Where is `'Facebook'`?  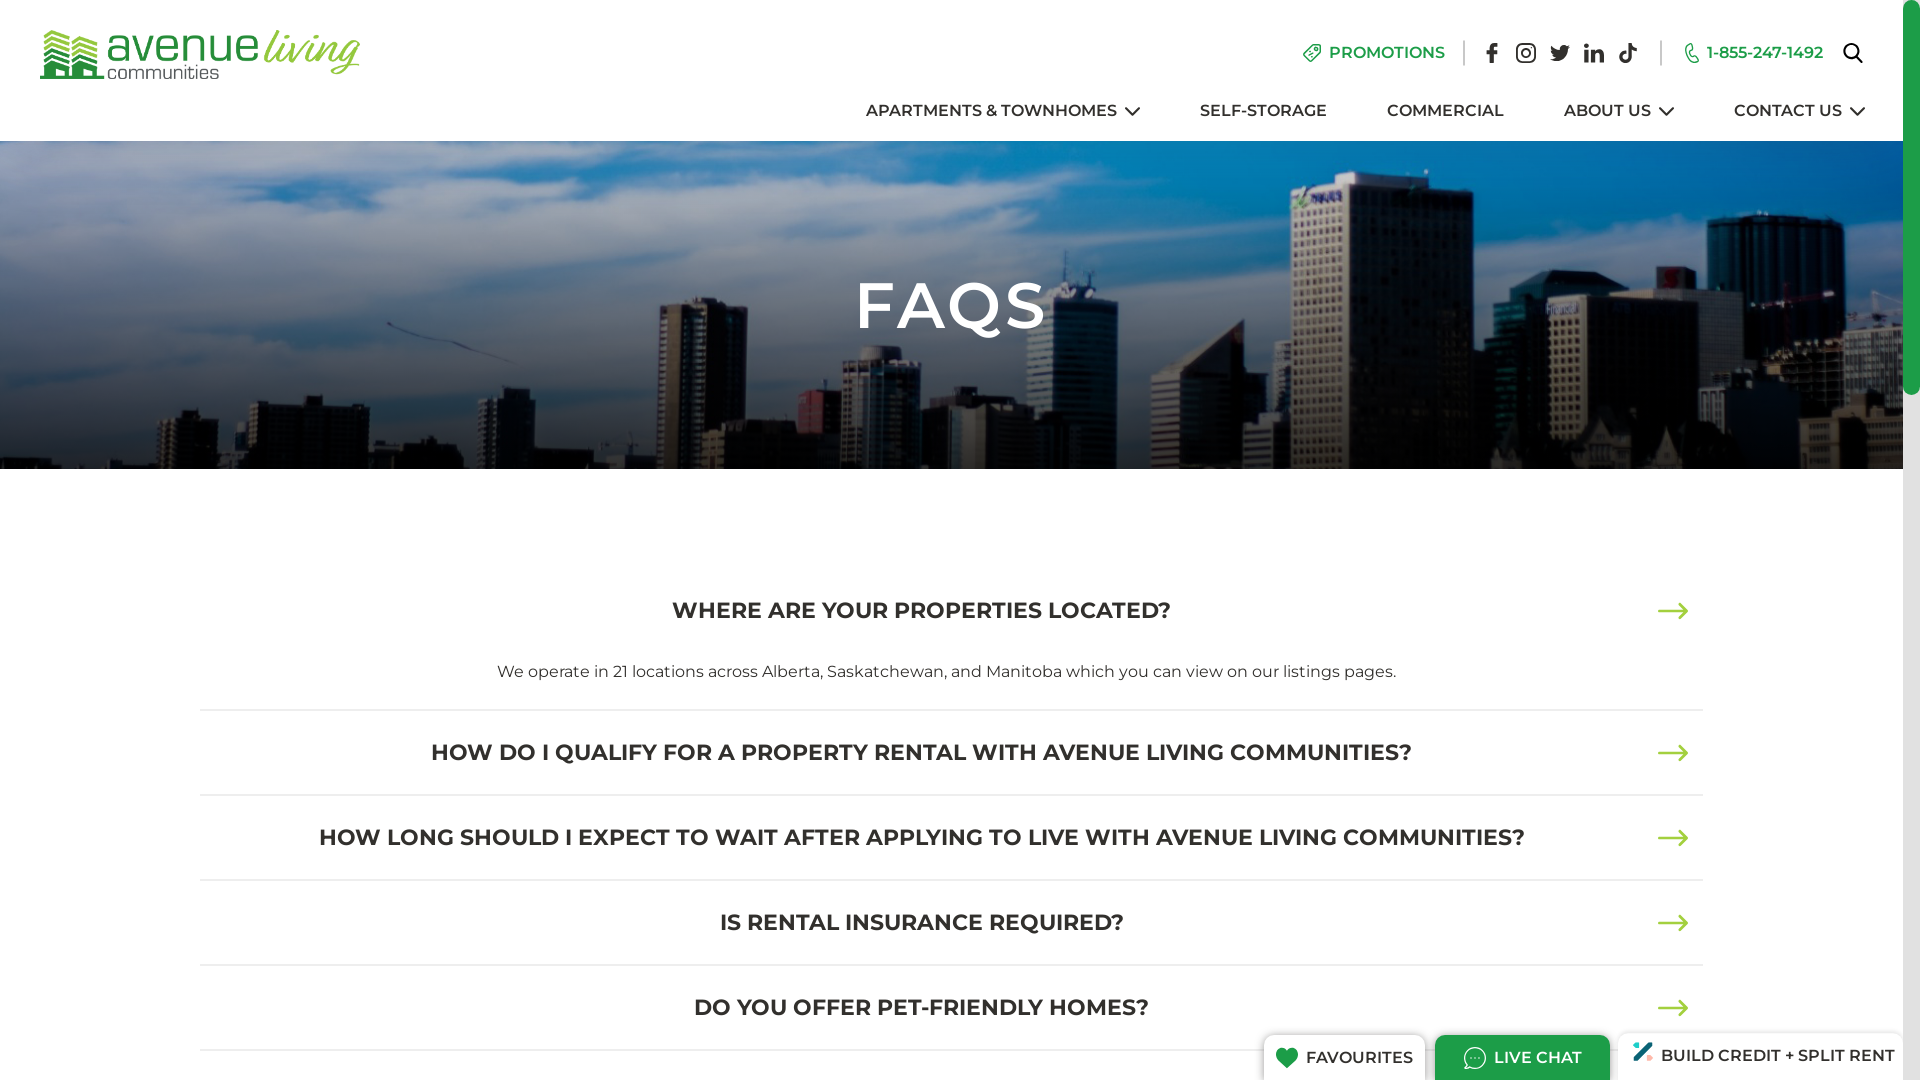 'Facebook' is located at coordinates (1492, 52).